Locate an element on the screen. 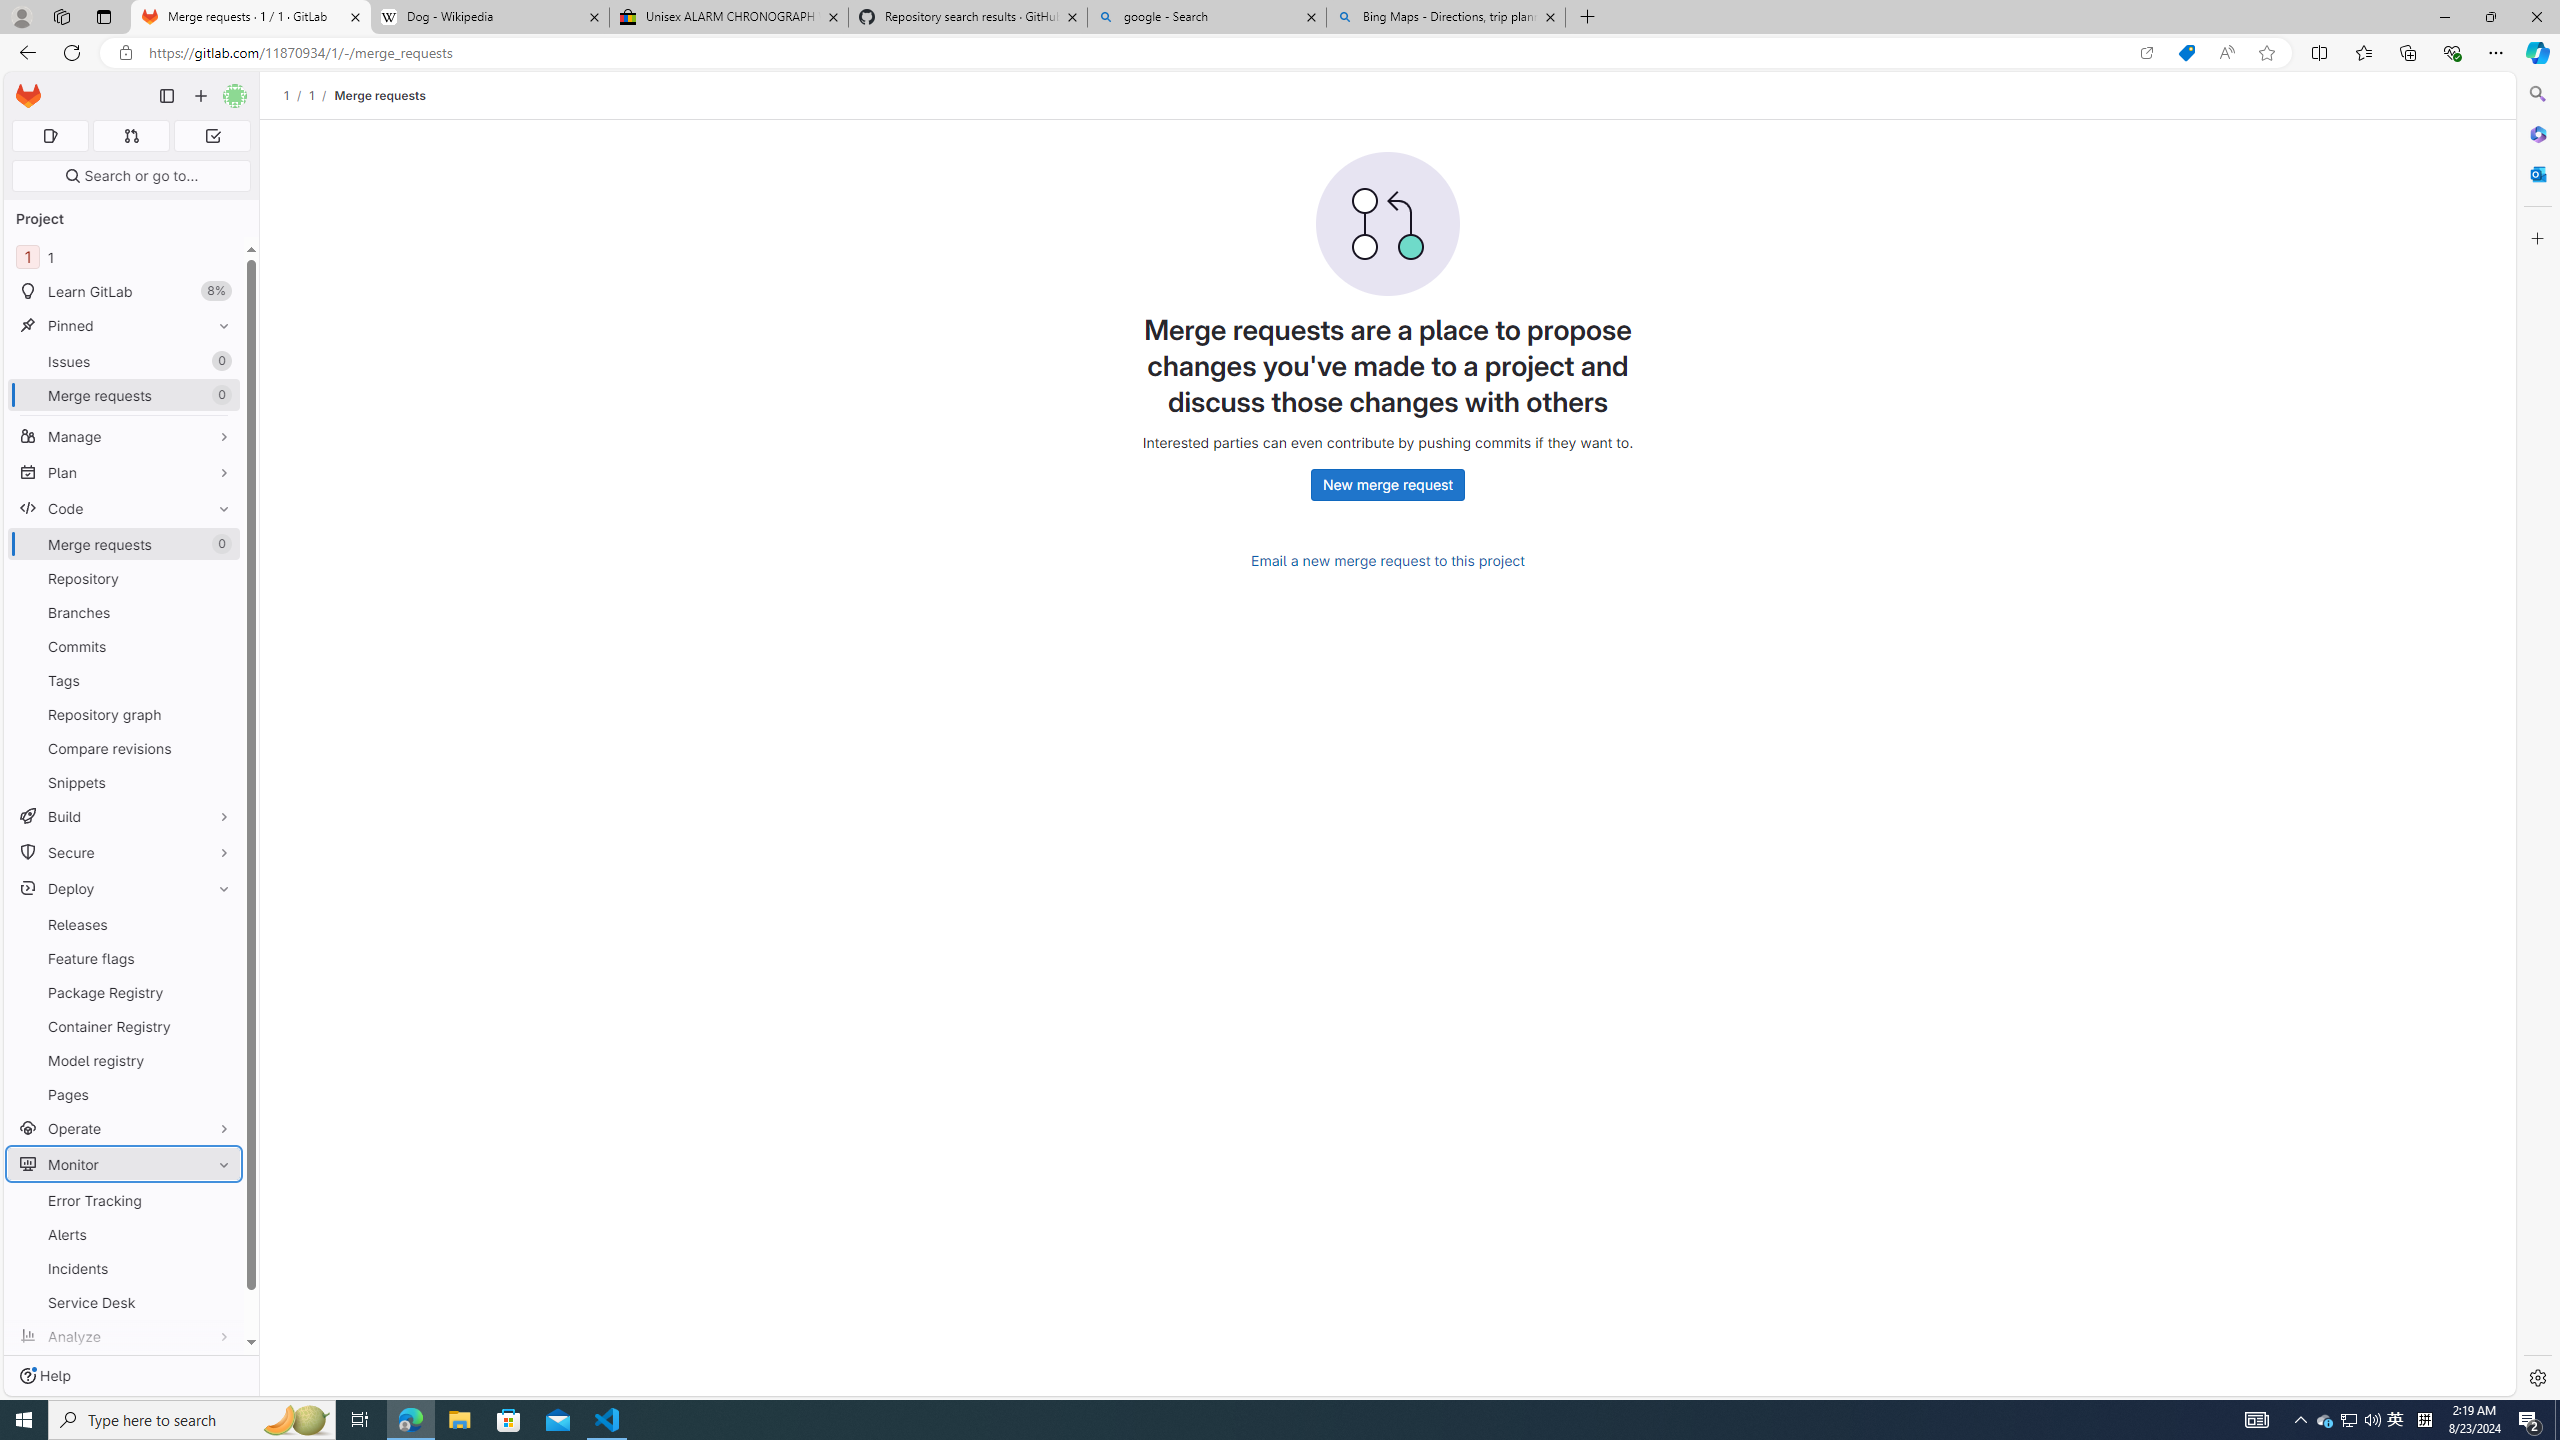 This screenshot has width=2560, height=1440. '1' is located at coordinates (311, 95).